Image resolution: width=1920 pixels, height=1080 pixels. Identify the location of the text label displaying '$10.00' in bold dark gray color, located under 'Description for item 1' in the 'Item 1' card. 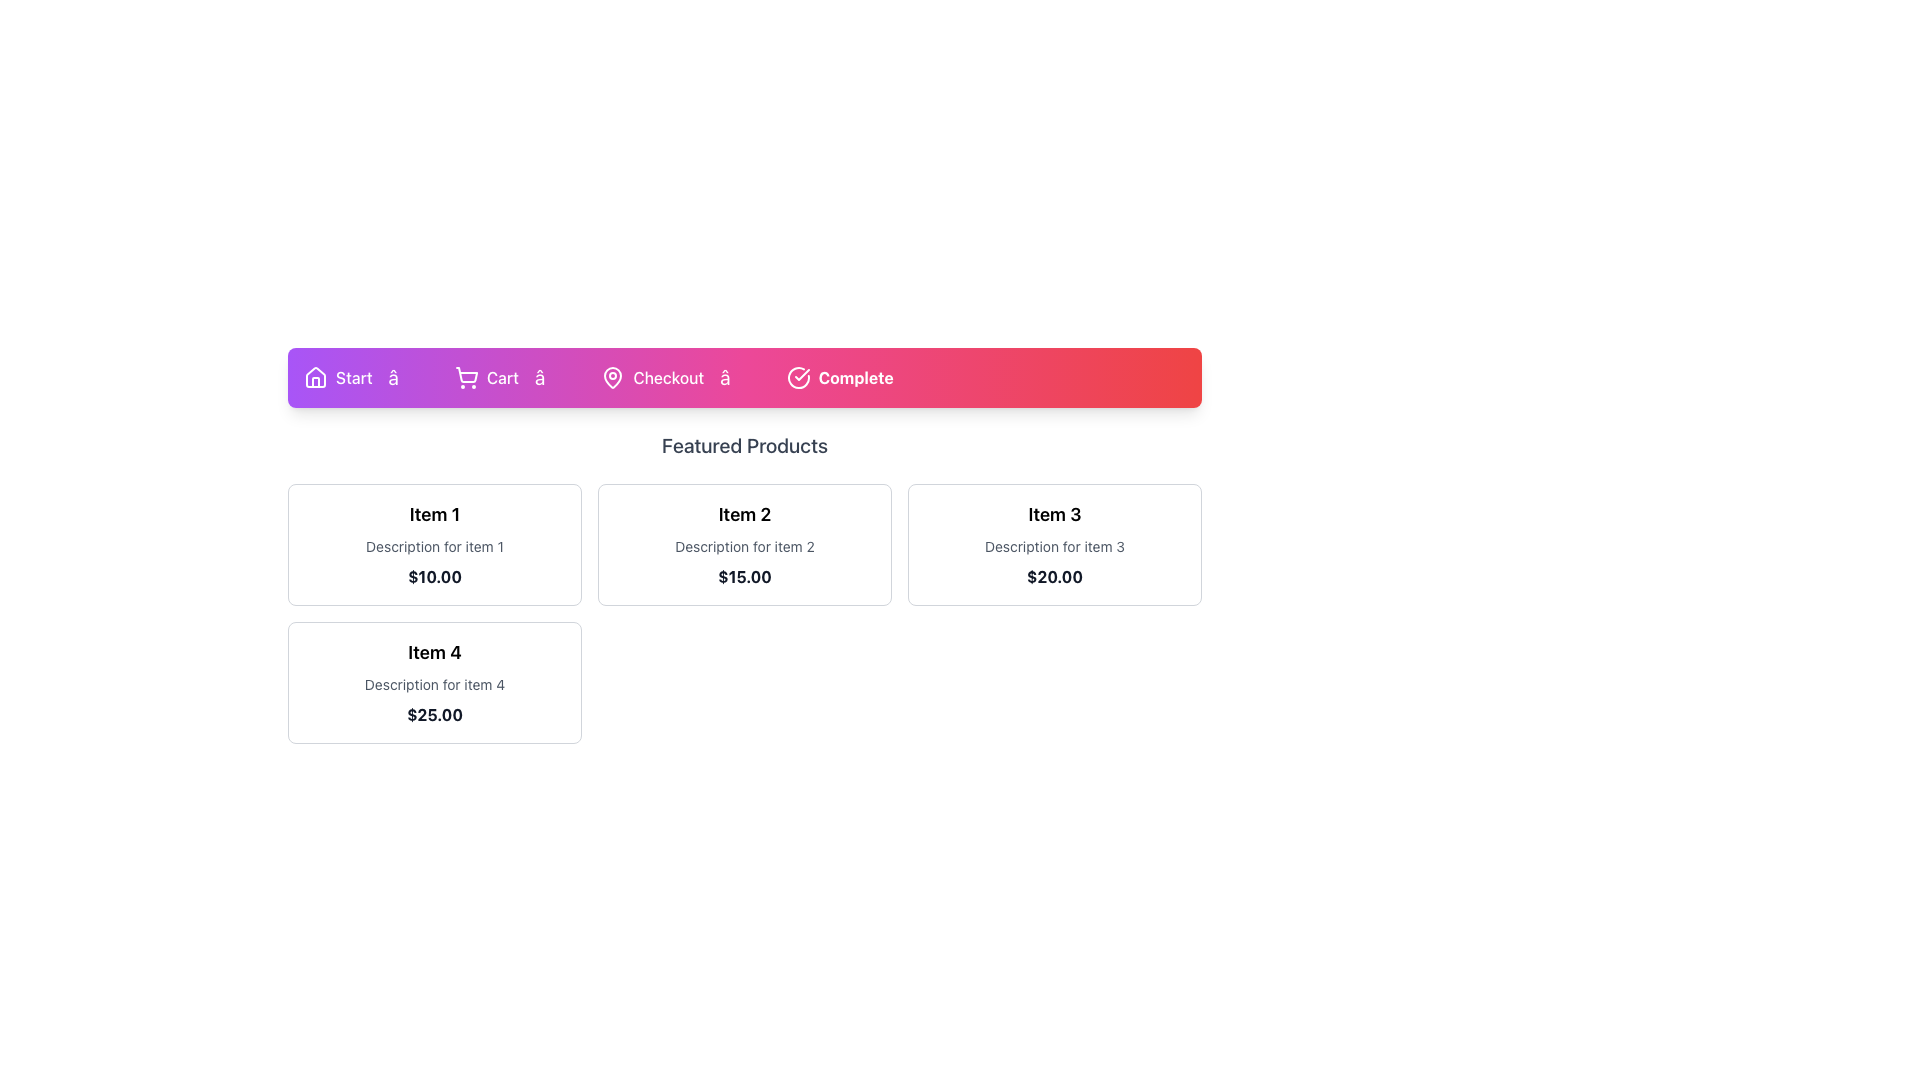
(434, 577).